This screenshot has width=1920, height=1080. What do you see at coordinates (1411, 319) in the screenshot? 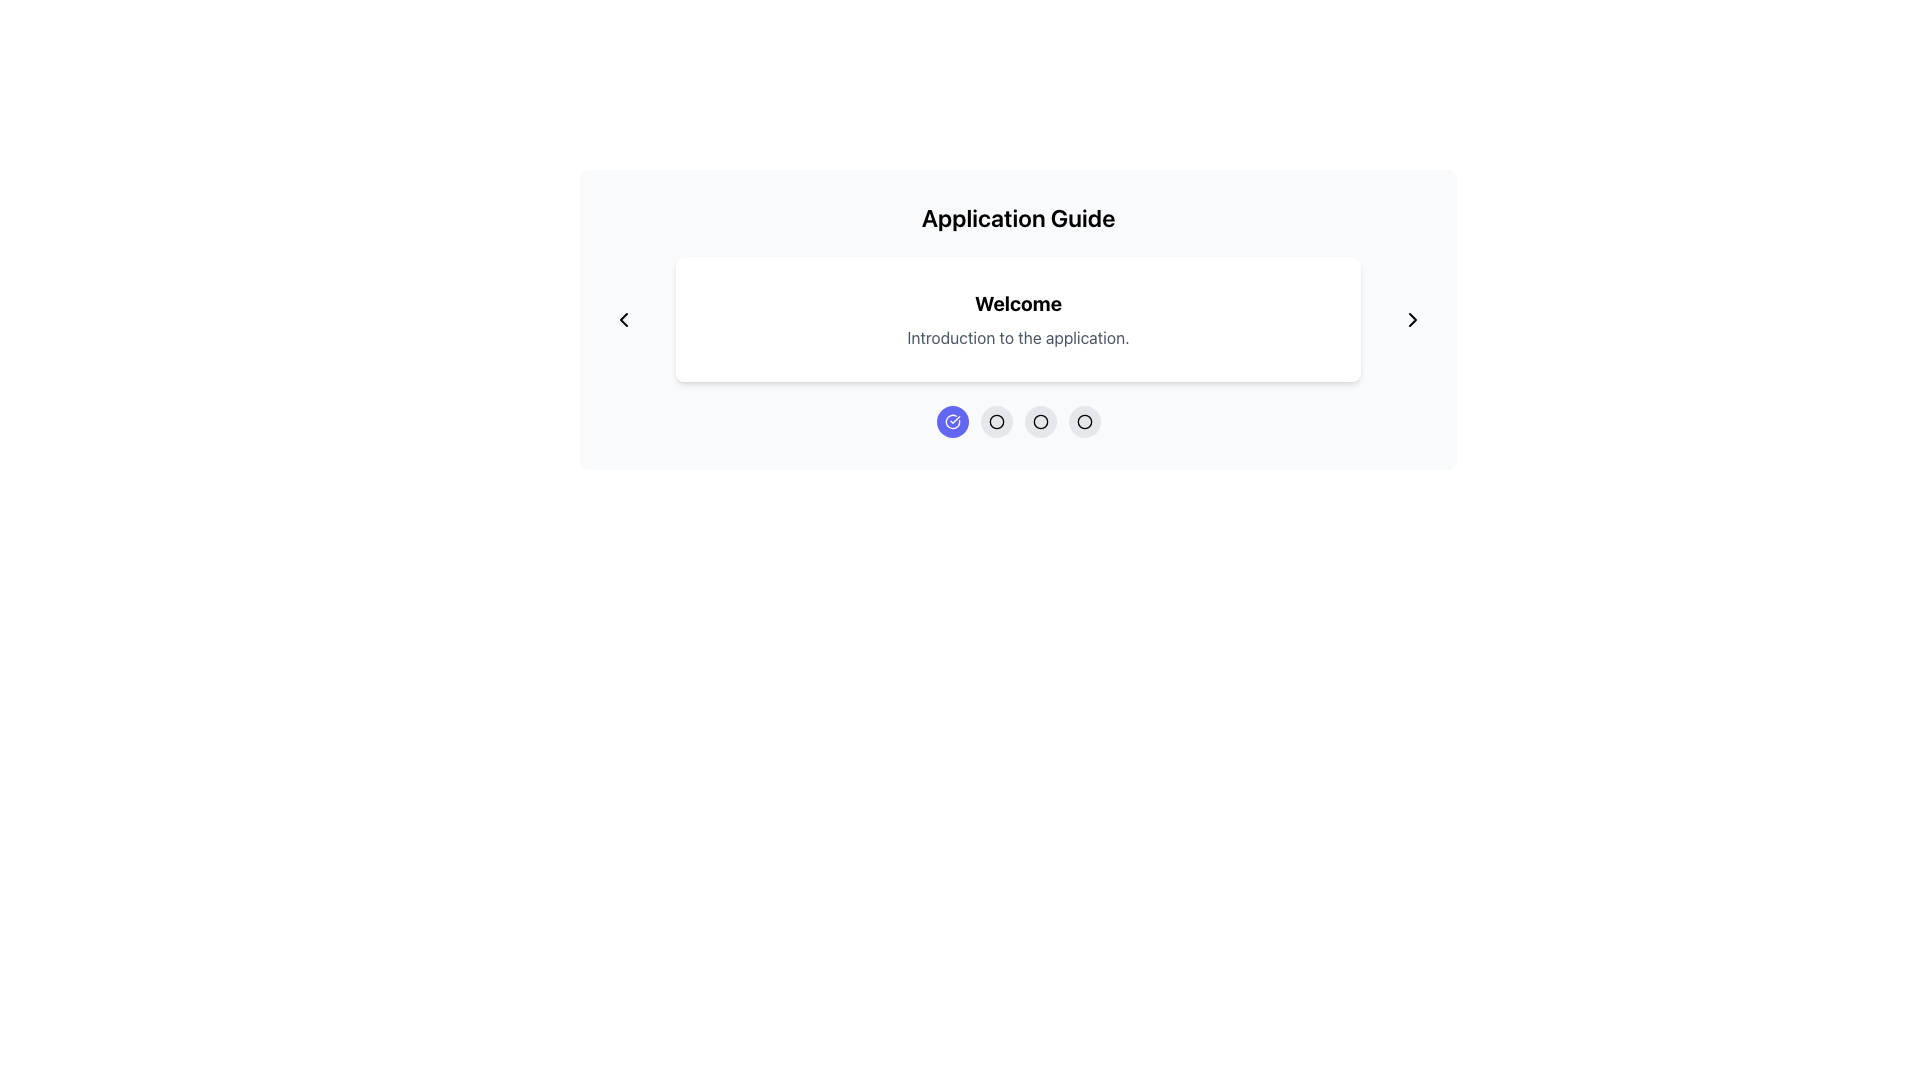
I see `the navigation arrow icon located towards the right edge of the central box` at bounding box center [1411, 319].